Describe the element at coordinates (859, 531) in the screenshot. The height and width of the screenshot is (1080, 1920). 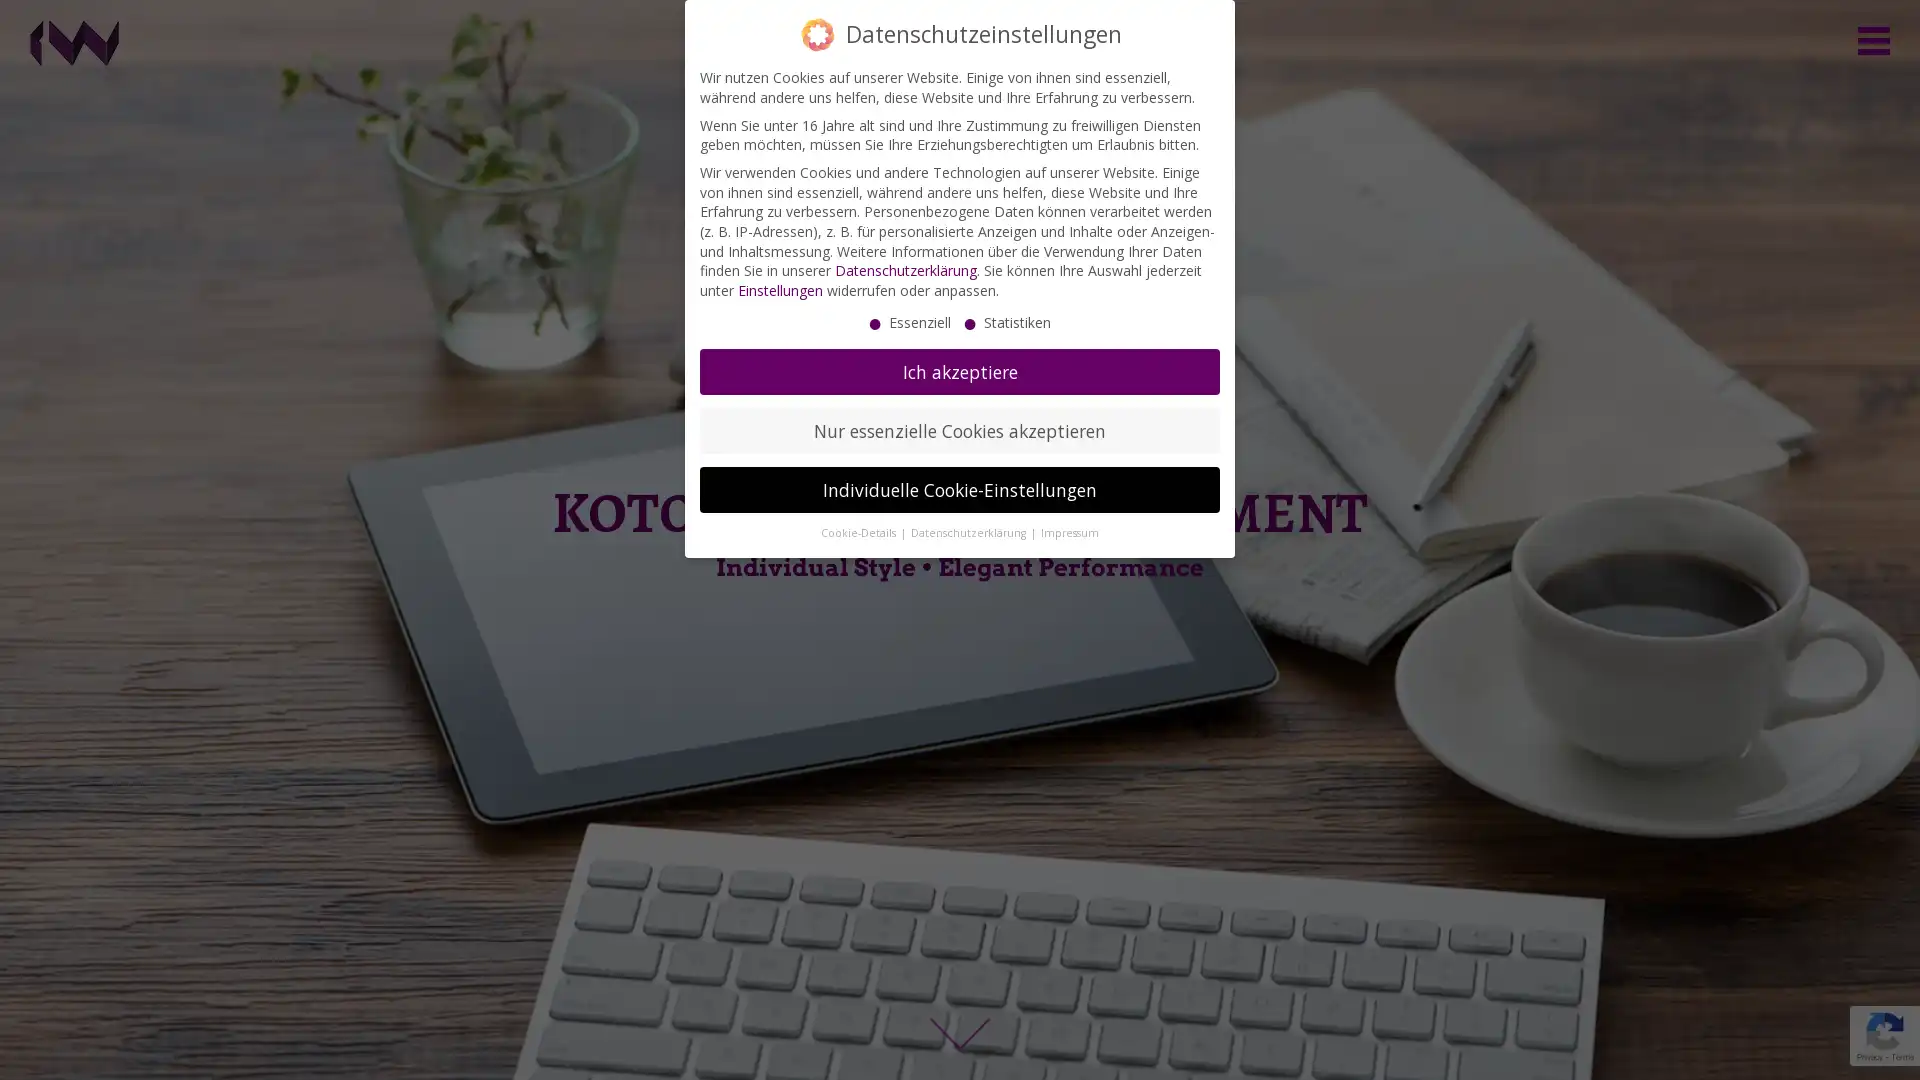
I see `Cookie-Details` at that location.